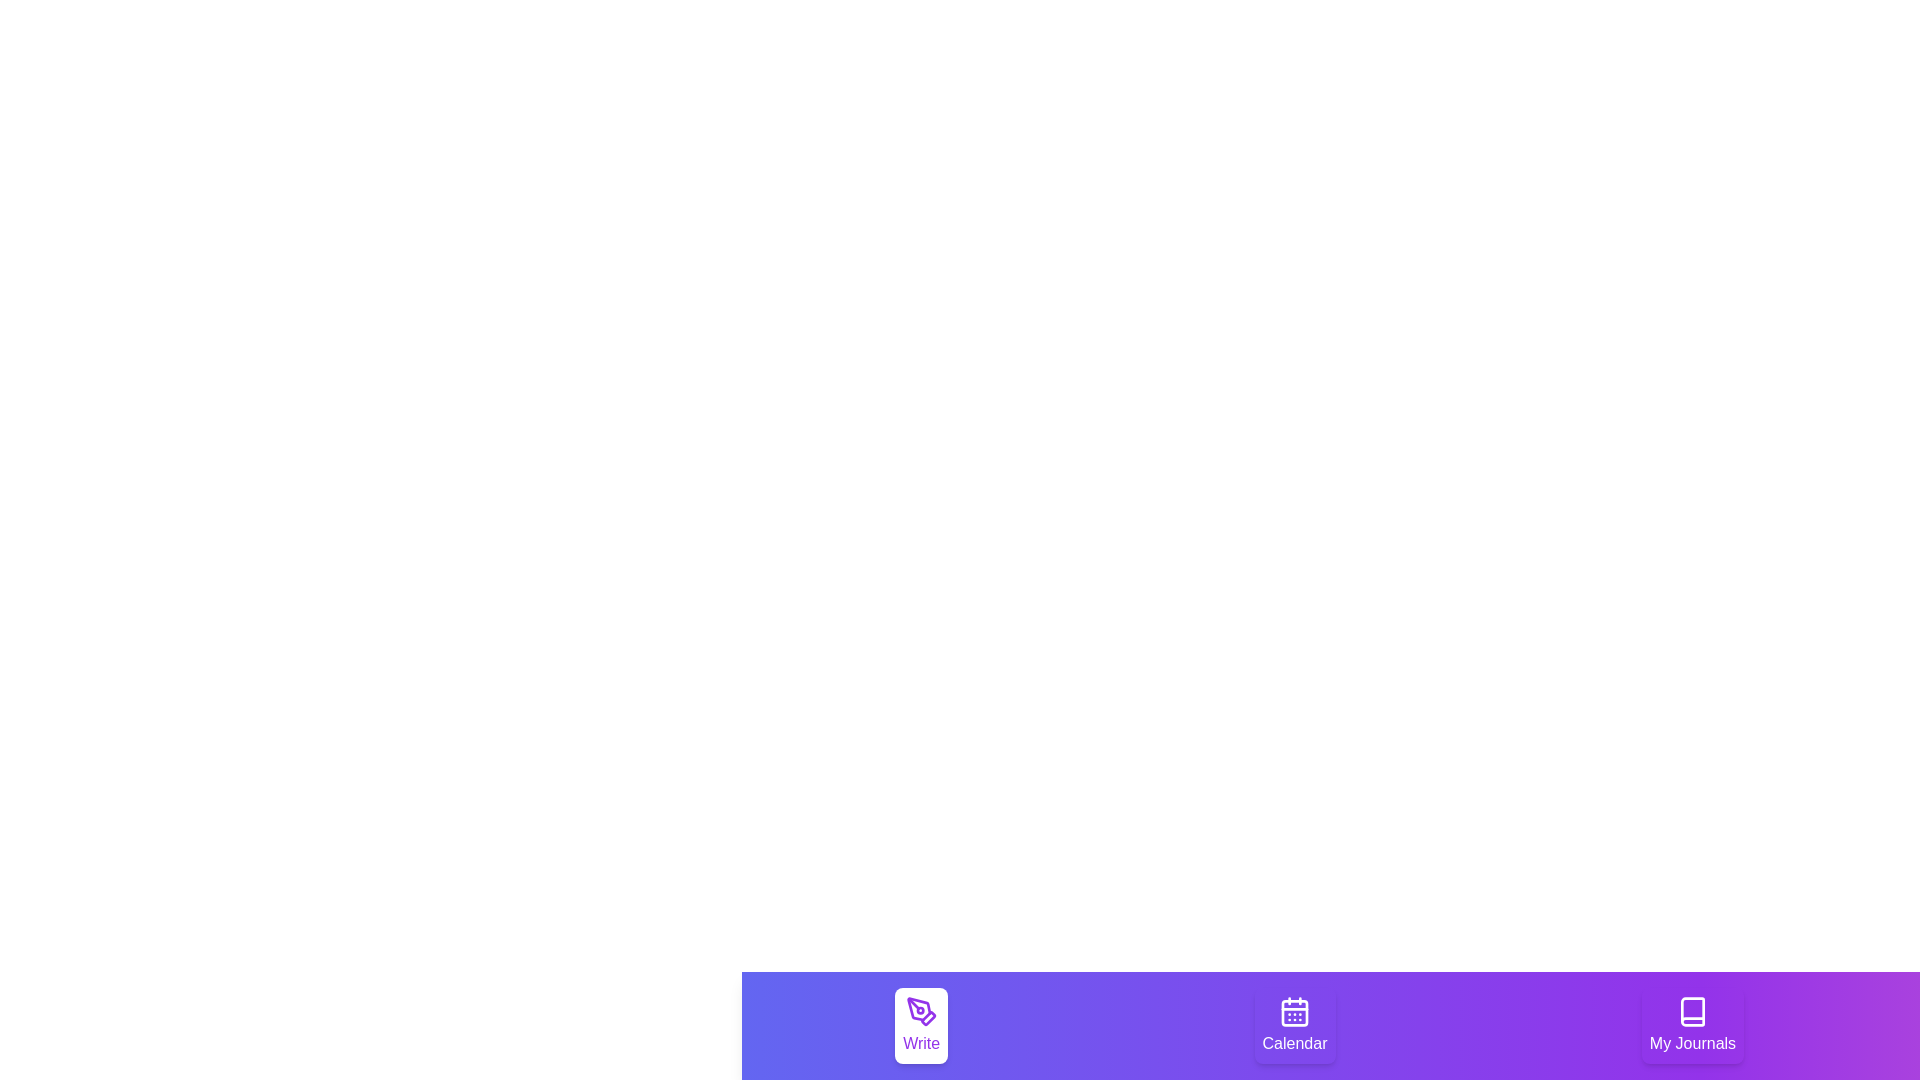  I want to click on the tab labeled My Journals to select it, so click(1692, 1026).